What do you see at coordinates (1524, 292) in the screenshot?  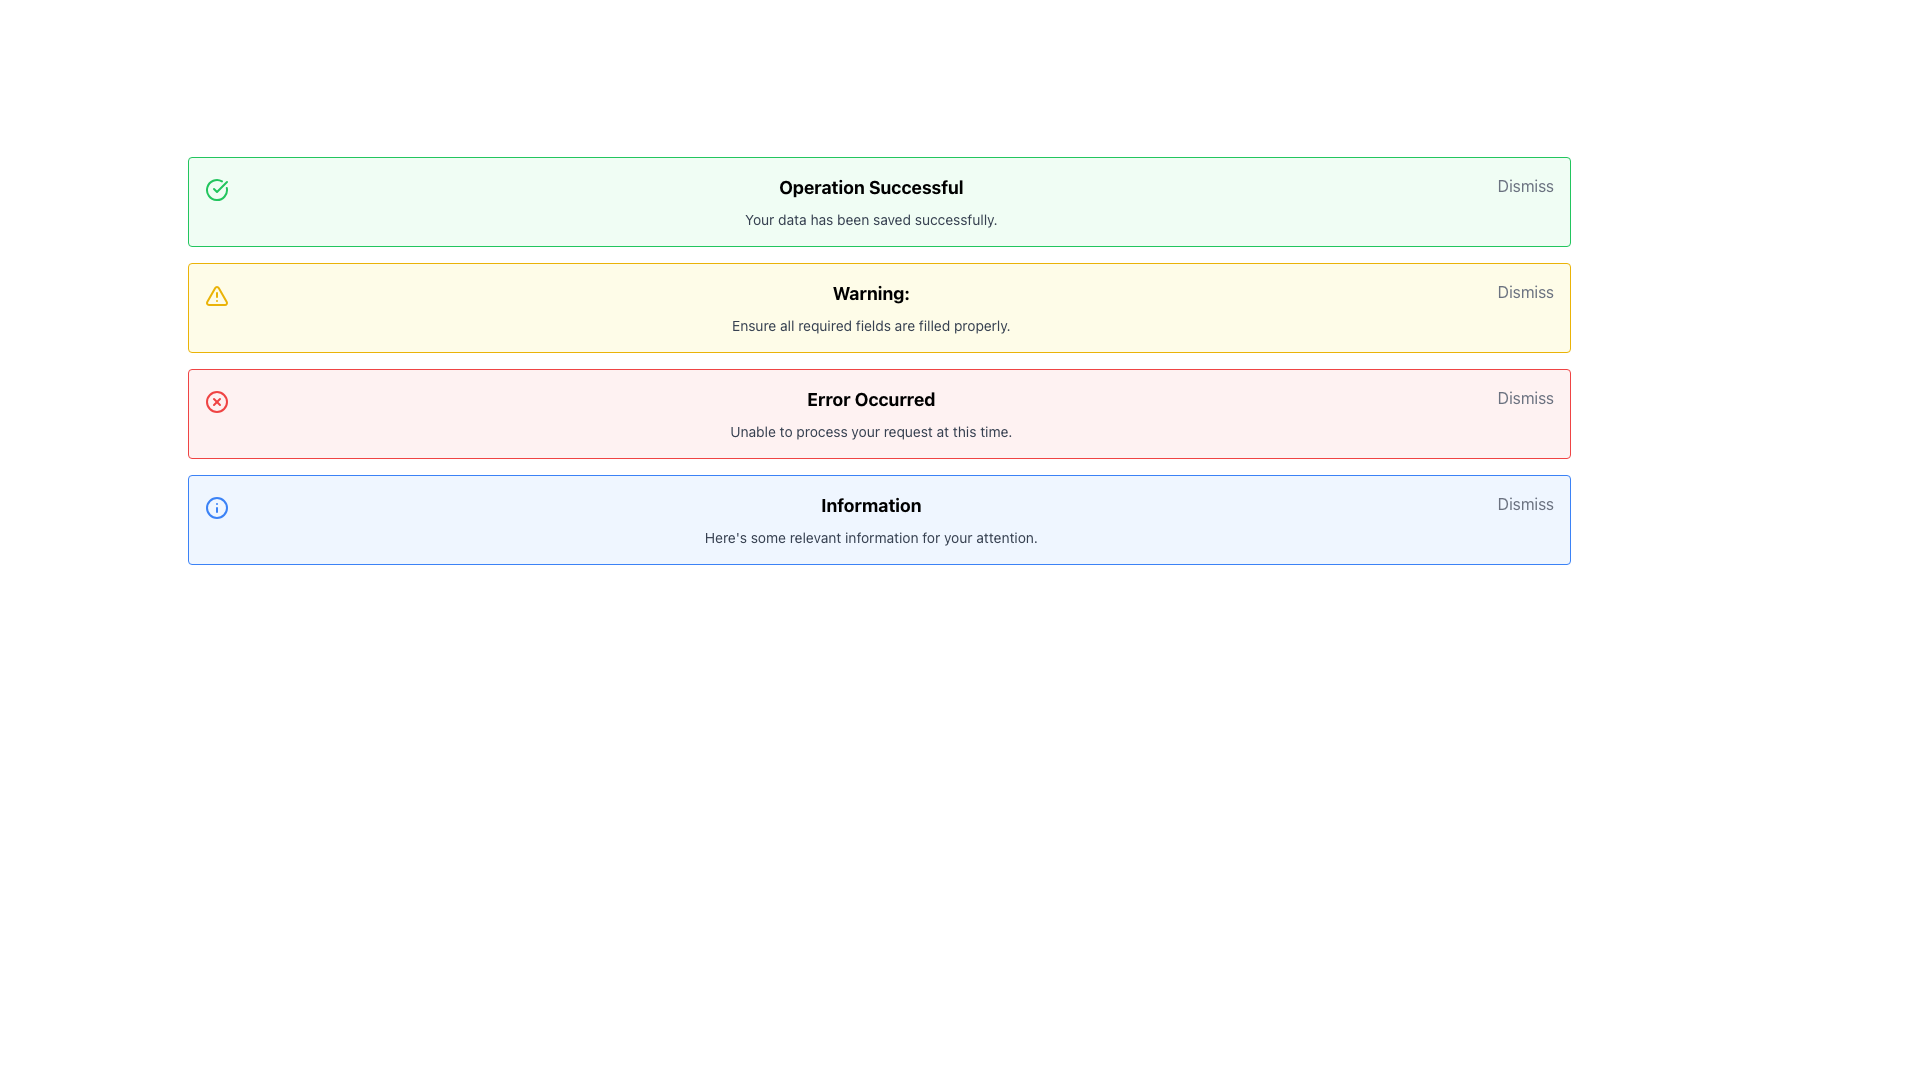 I see `the dismiss button located on the far right of the yellow warning banner` at bounding box center [1524, 292].